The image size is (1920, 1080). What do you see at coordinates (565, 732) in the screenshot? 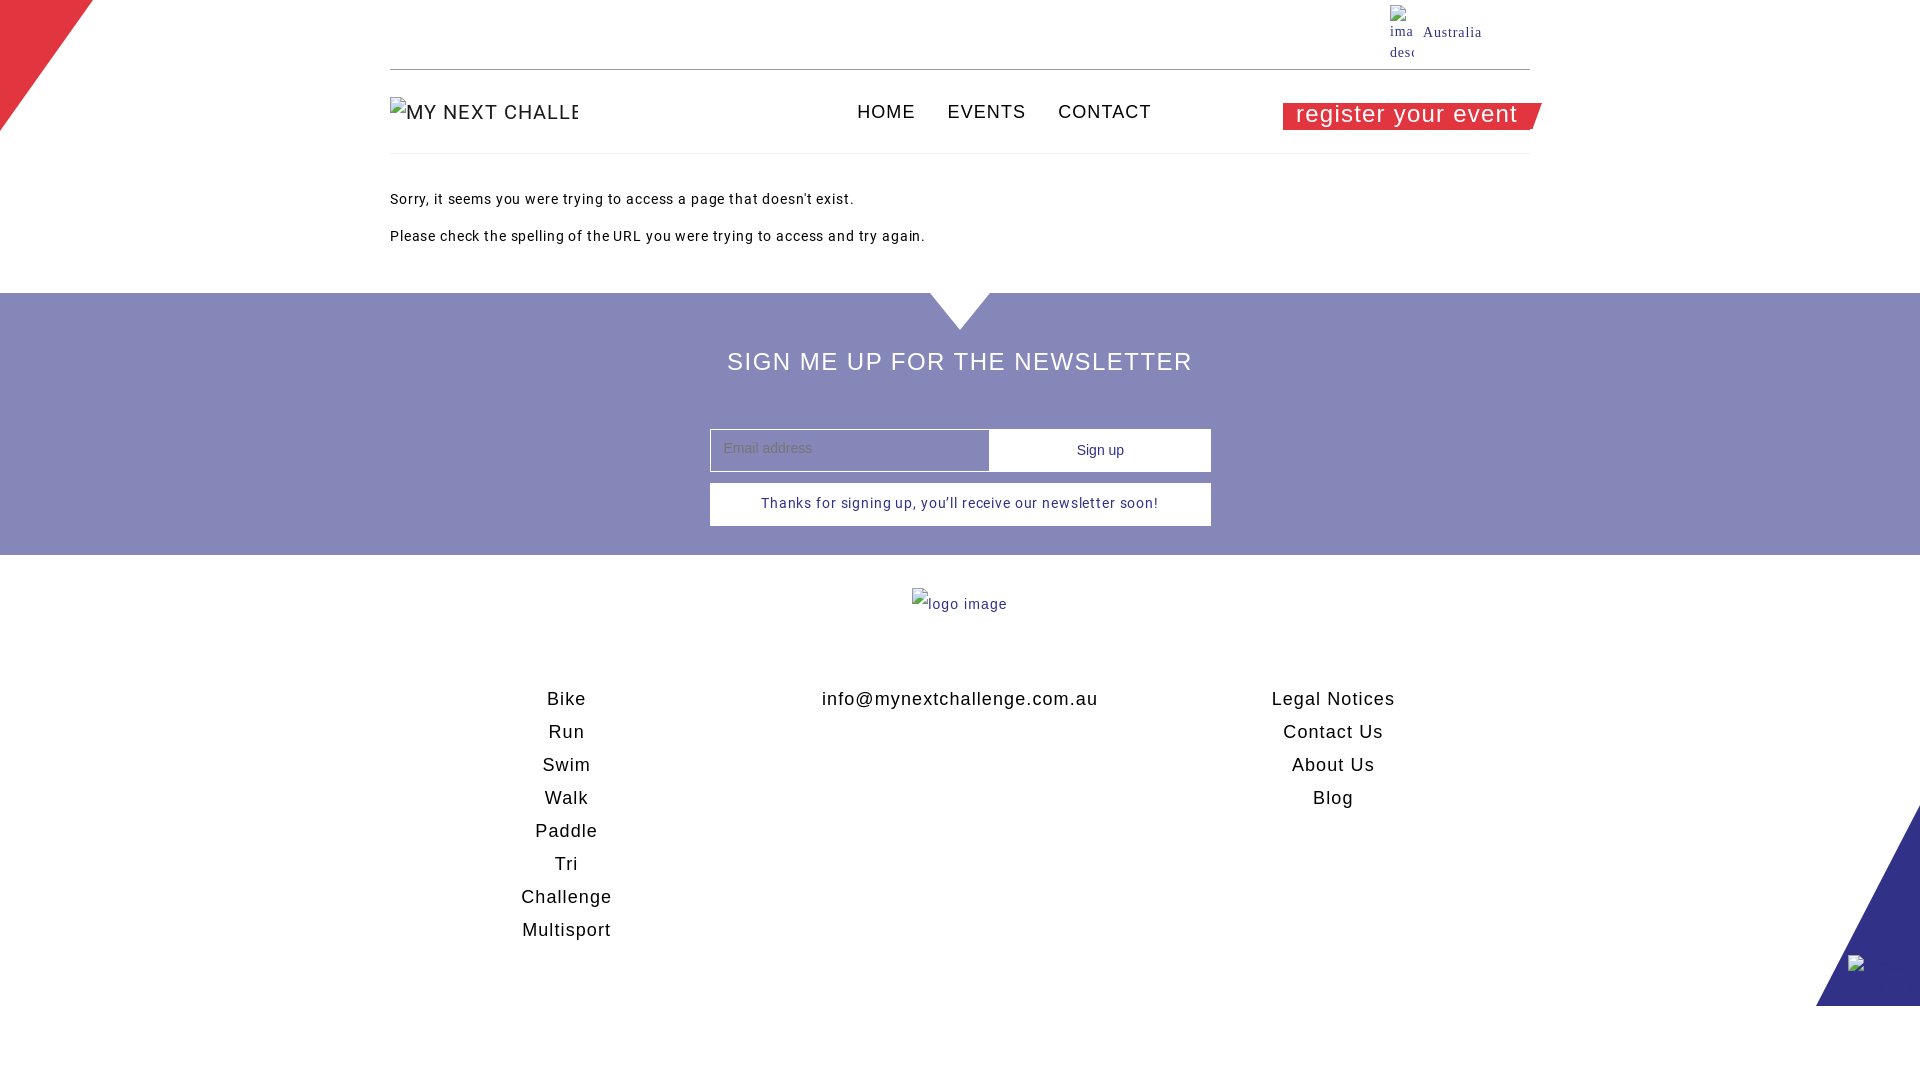
I see `'Run'` at bounding box center [565, 732].